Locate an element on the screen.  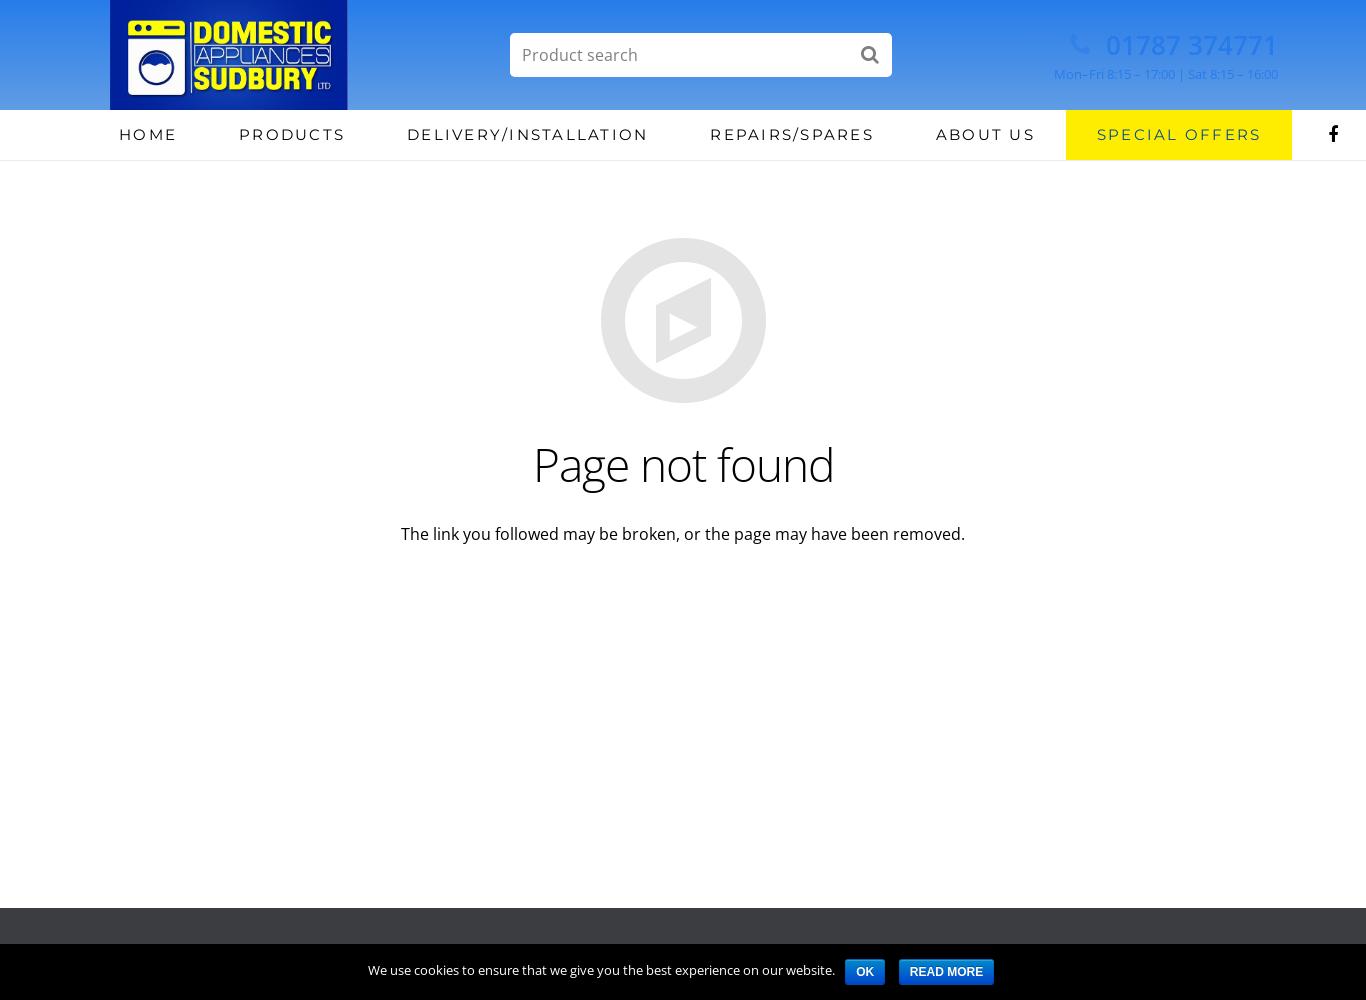
'We use cookies to ensure that we give you the best experience on our website.' is located at coordinates (600, 969).